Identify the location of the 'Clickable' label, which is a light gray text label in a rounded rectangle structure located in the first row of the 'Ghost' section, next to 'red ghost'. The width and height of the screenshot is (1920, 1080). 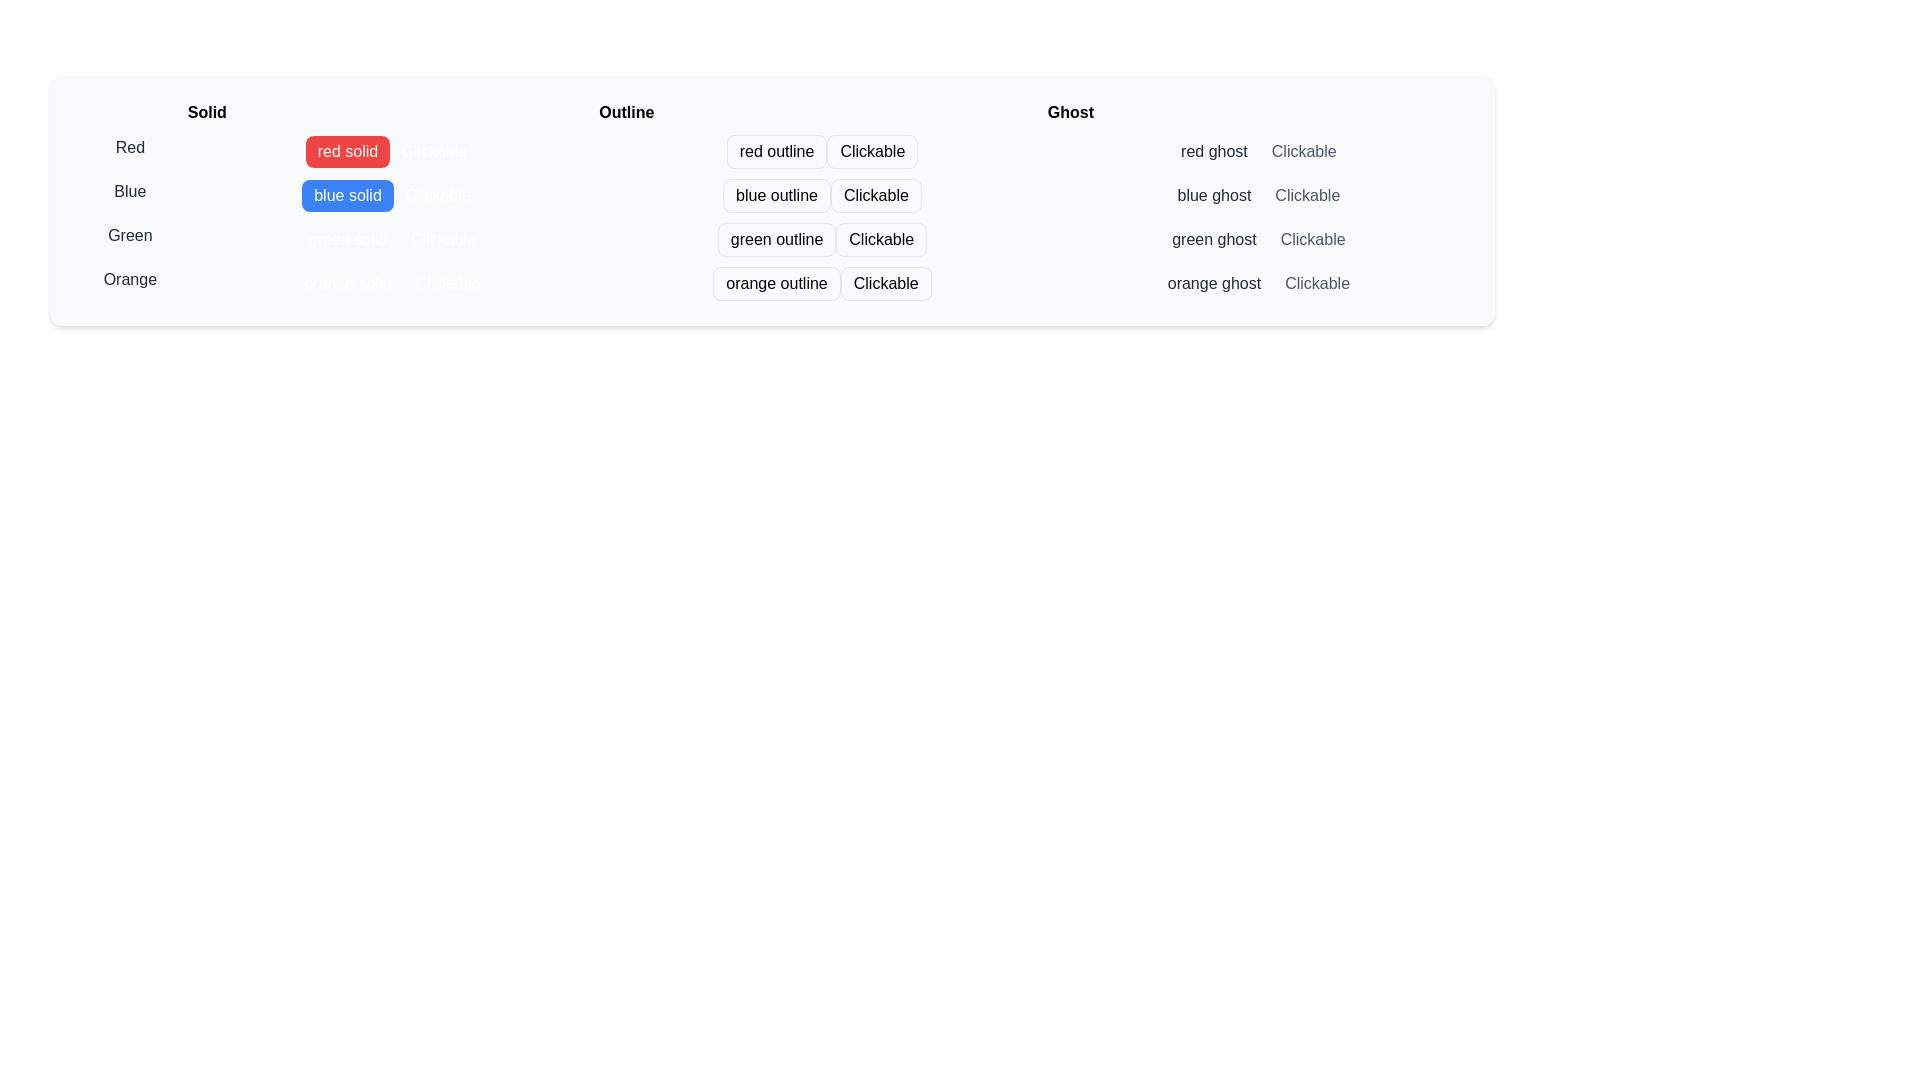
(1304, 150).